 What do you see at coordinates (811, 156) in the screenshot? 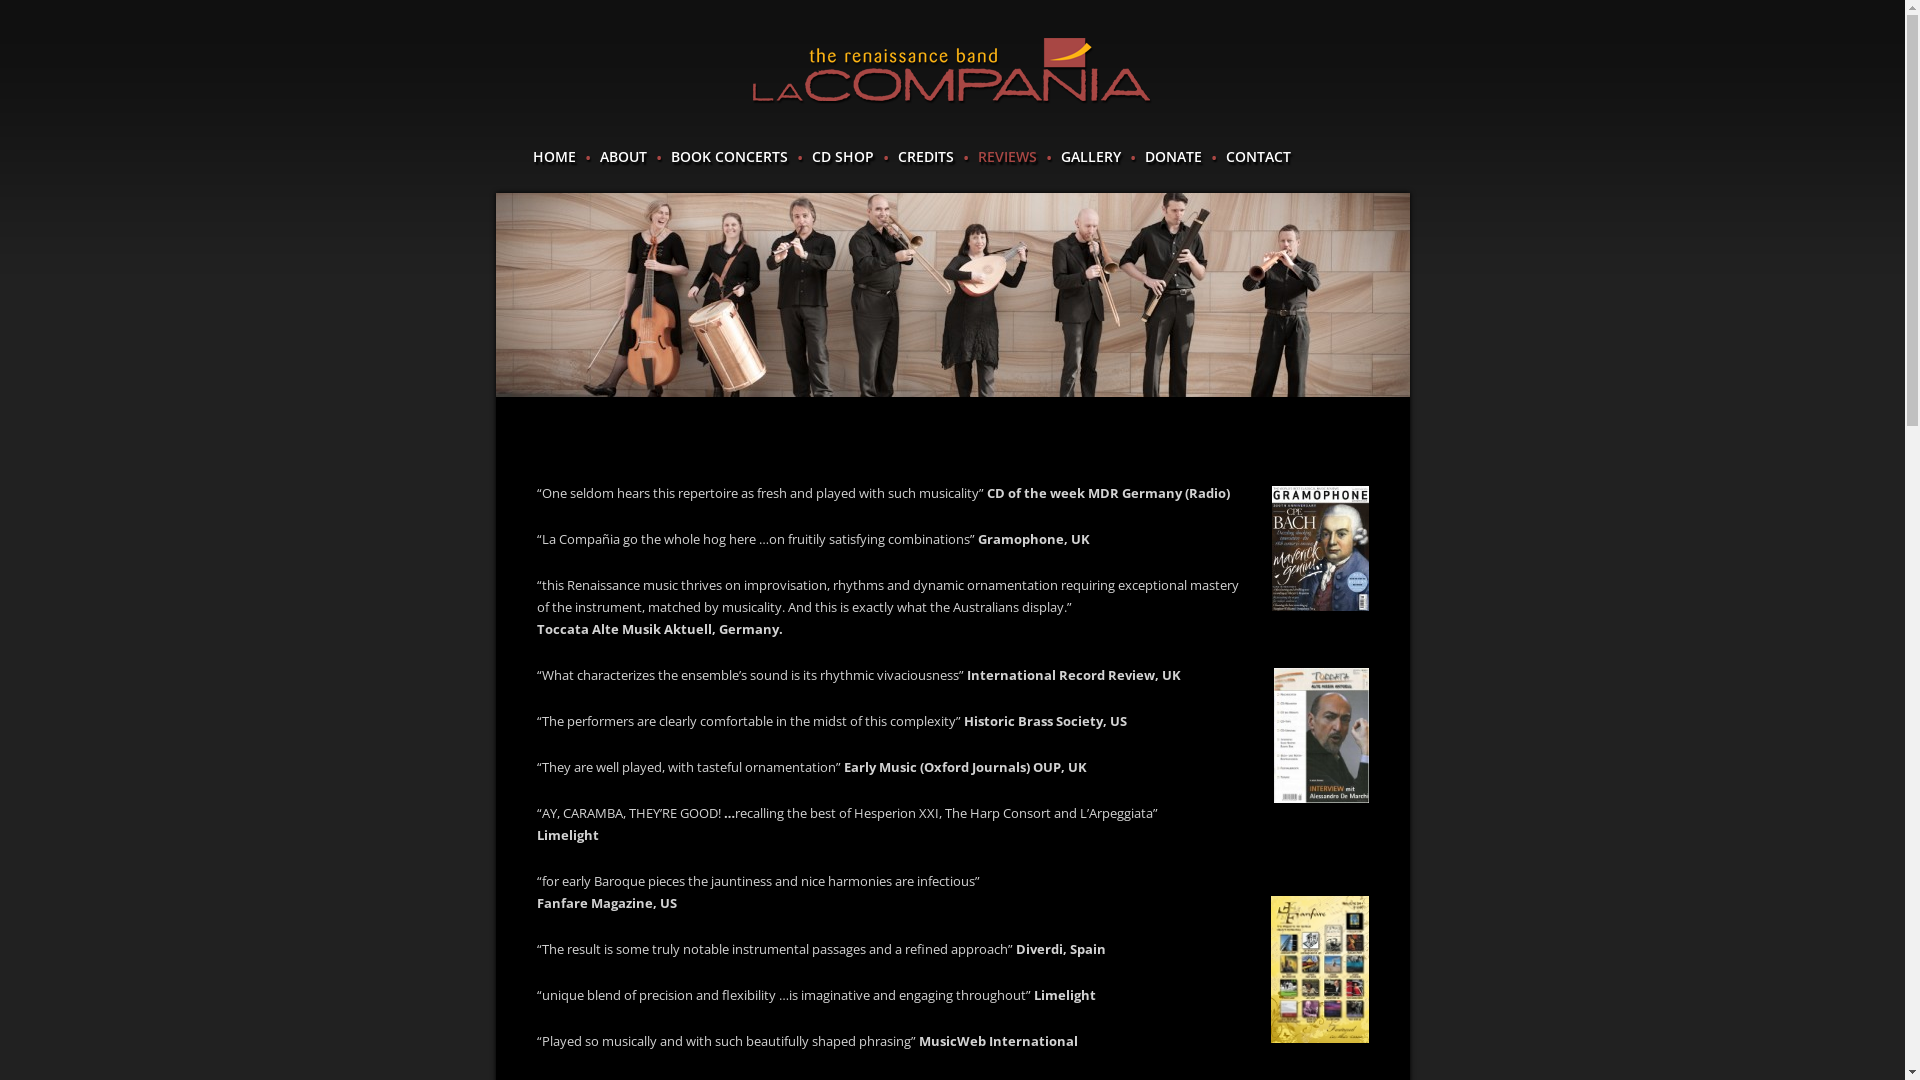
I see `'CD SHOP'` at bounding box center [811, 156].